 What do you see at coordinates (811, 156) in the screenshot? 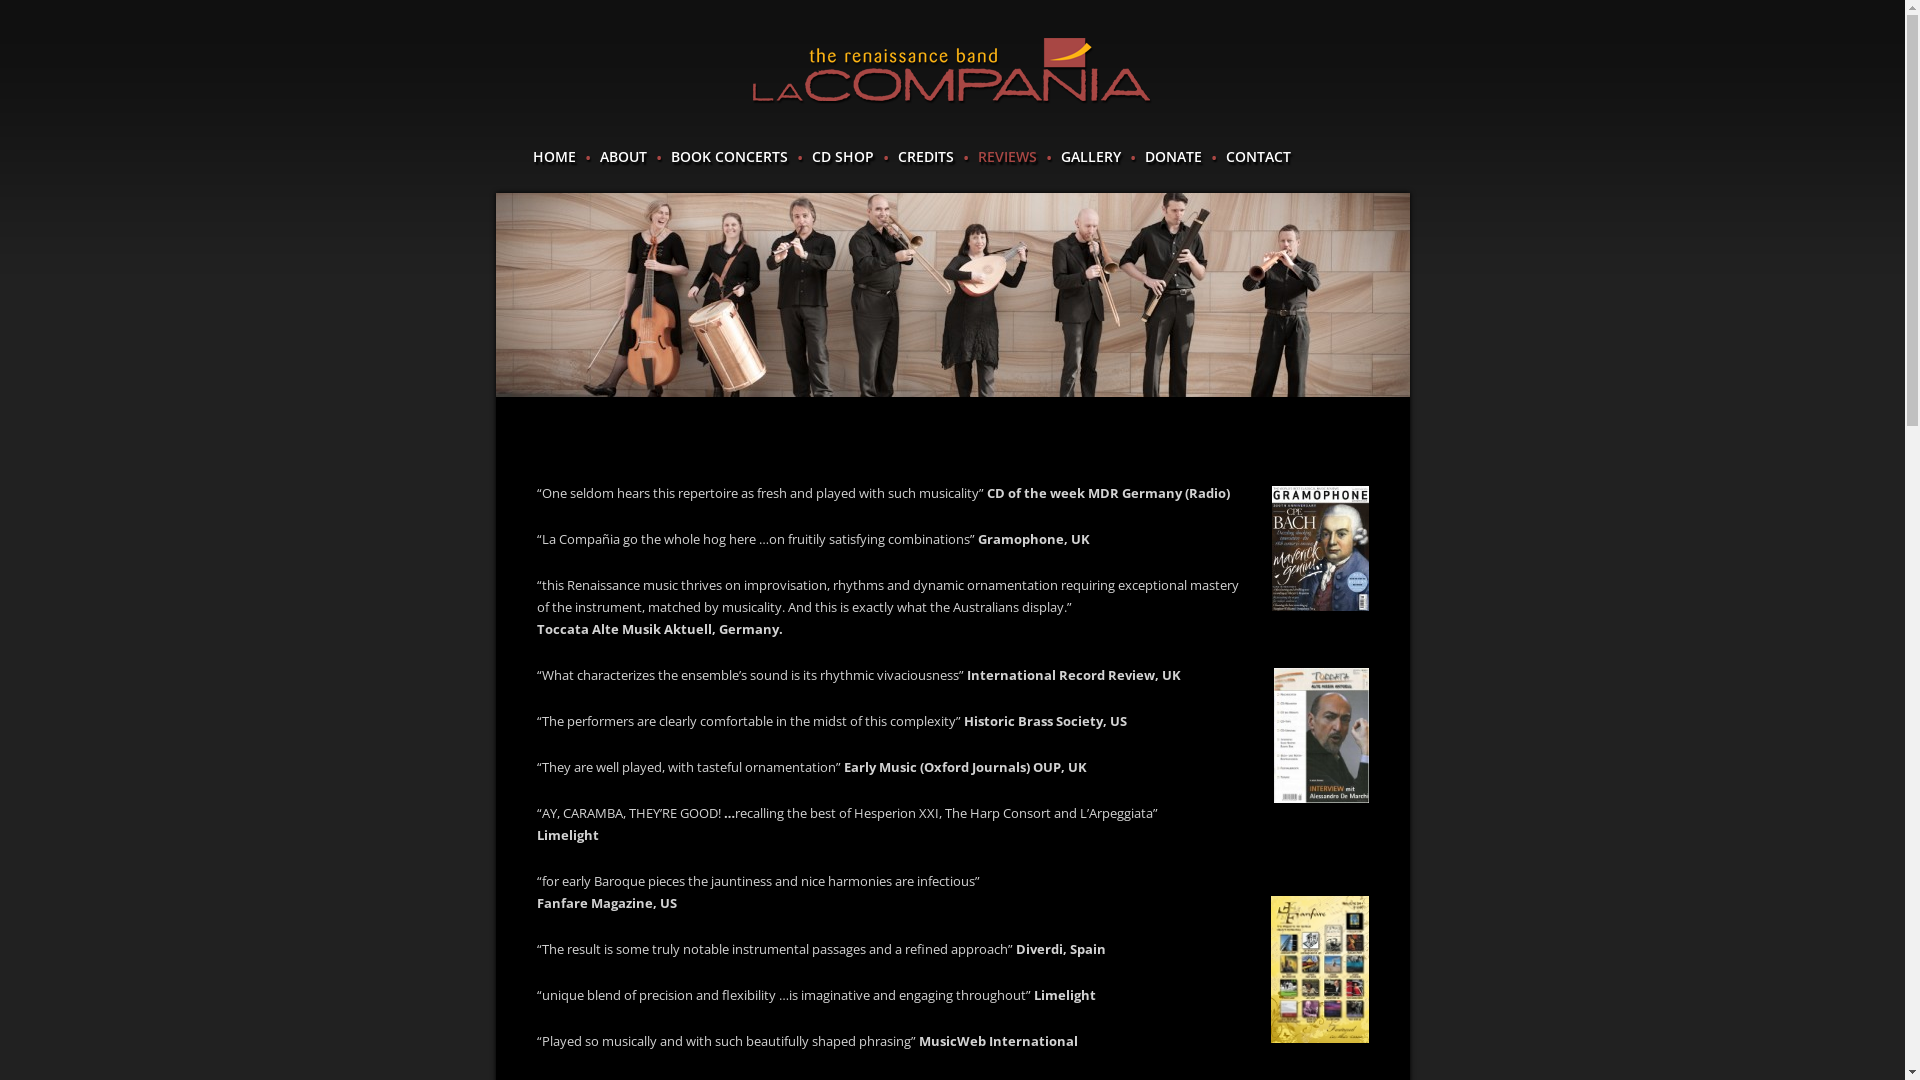
I see `'CD SHOP'` at bounding box center [811, 156].